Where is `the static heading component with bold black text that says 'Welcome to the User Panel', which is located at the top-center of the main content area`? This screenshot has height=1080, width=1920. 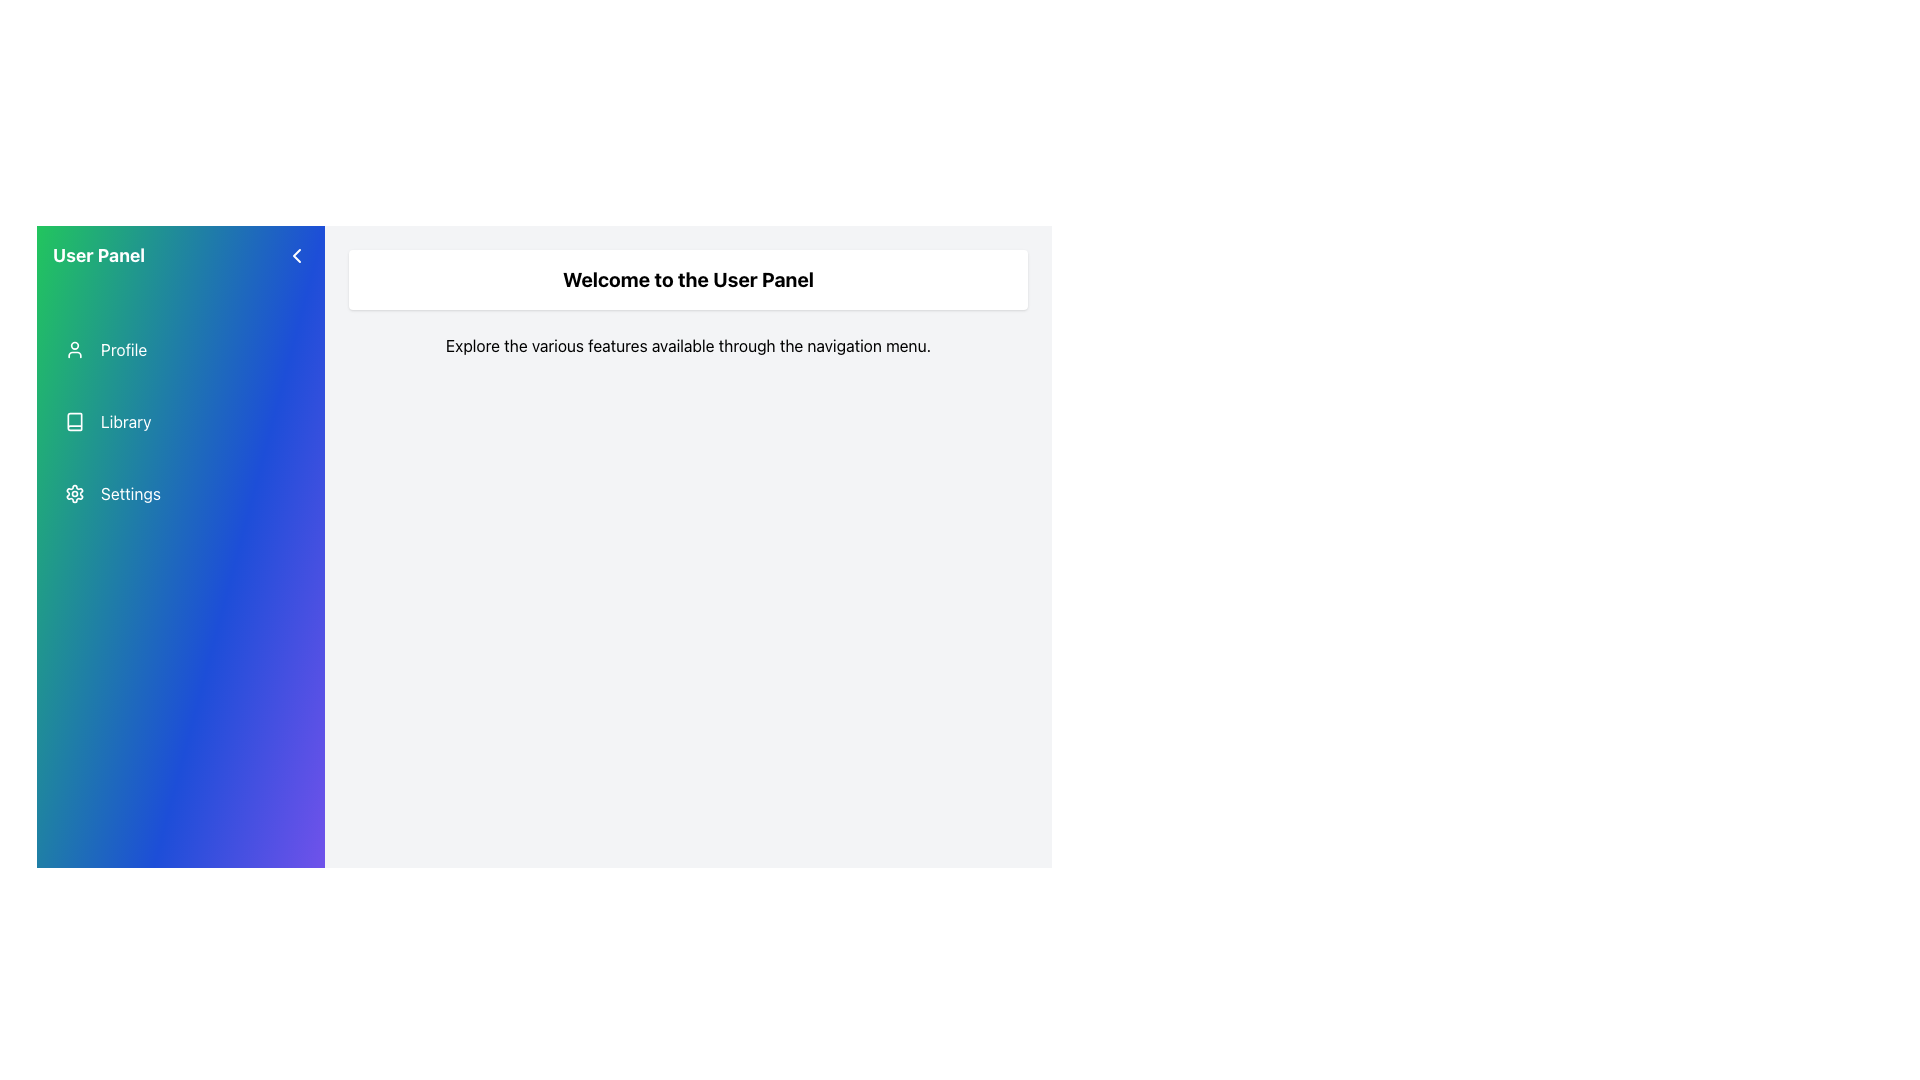
the static heading component with bold black text that says 'Welcome to the User Panel', which is located at the top-center of the main content area is located at coordinates (688, 280).